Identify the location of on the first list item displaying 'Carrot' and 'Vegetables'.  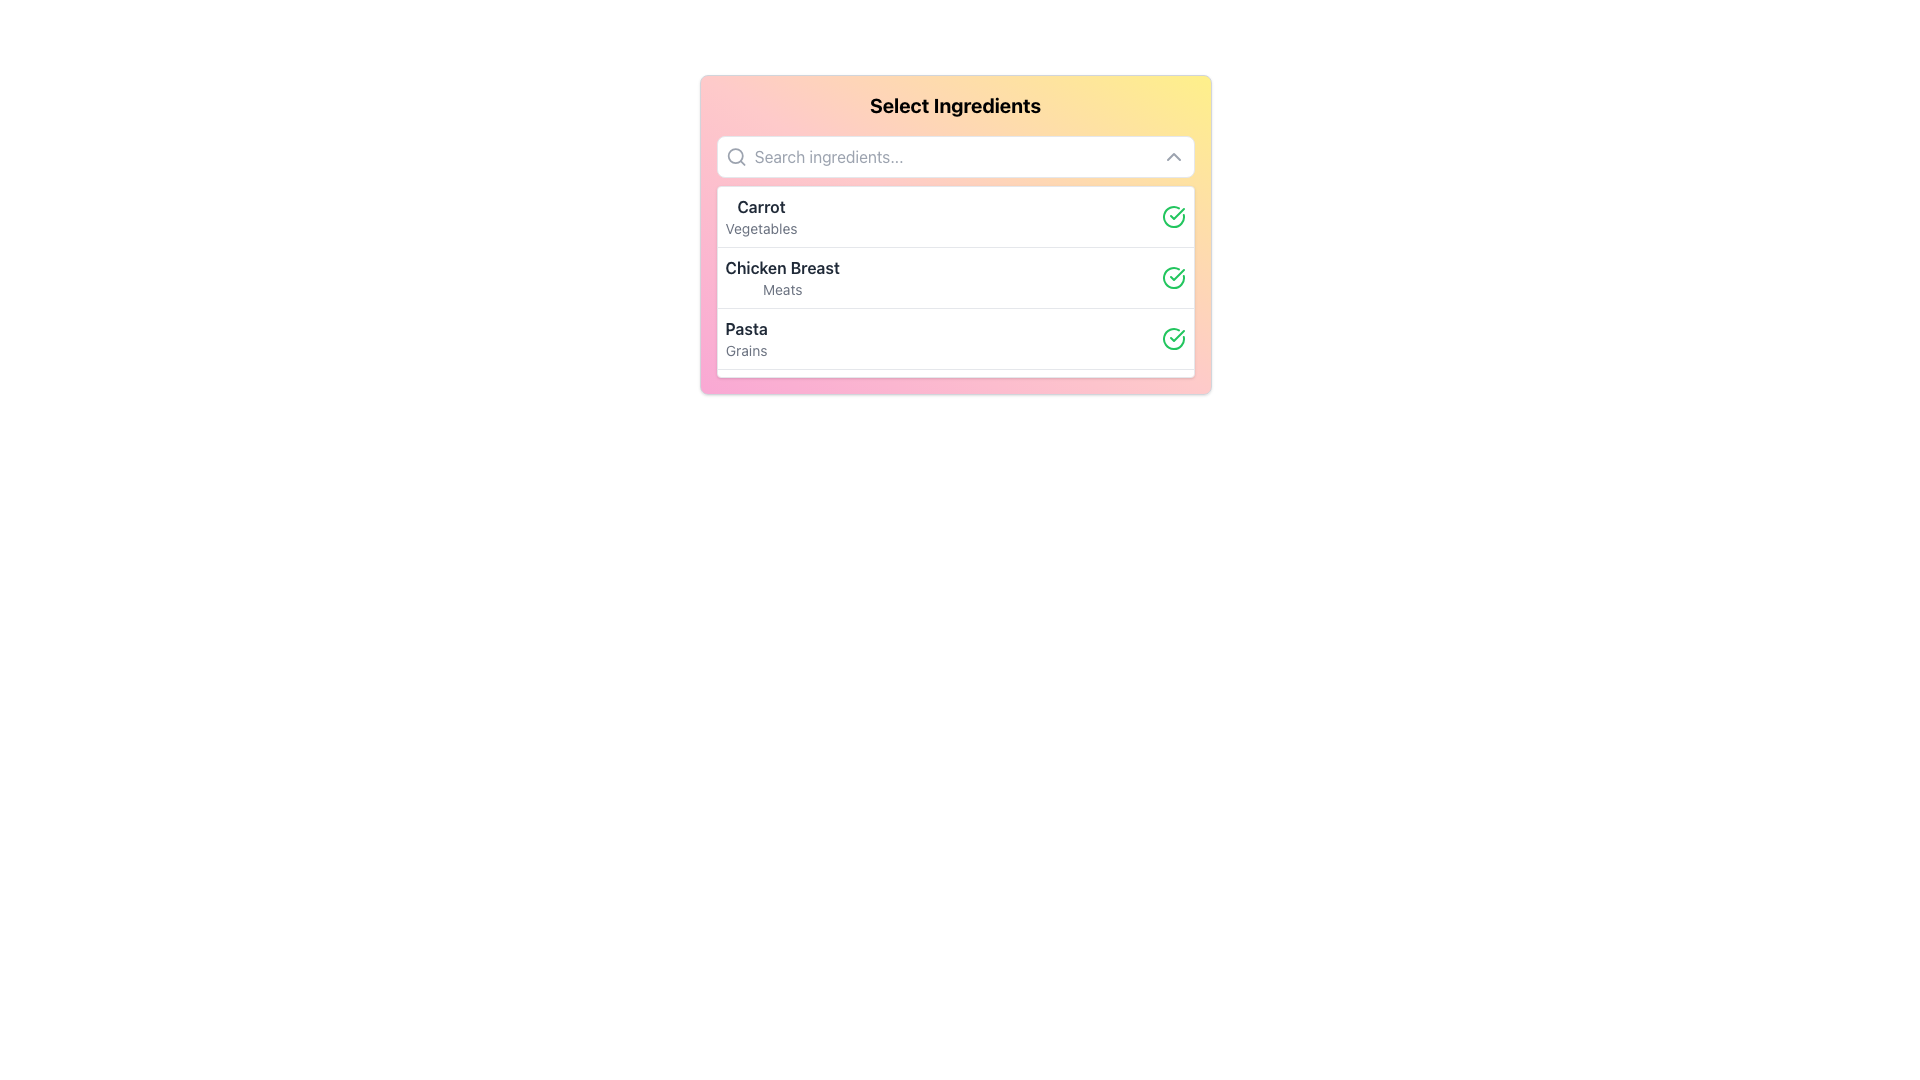
(954, 217).